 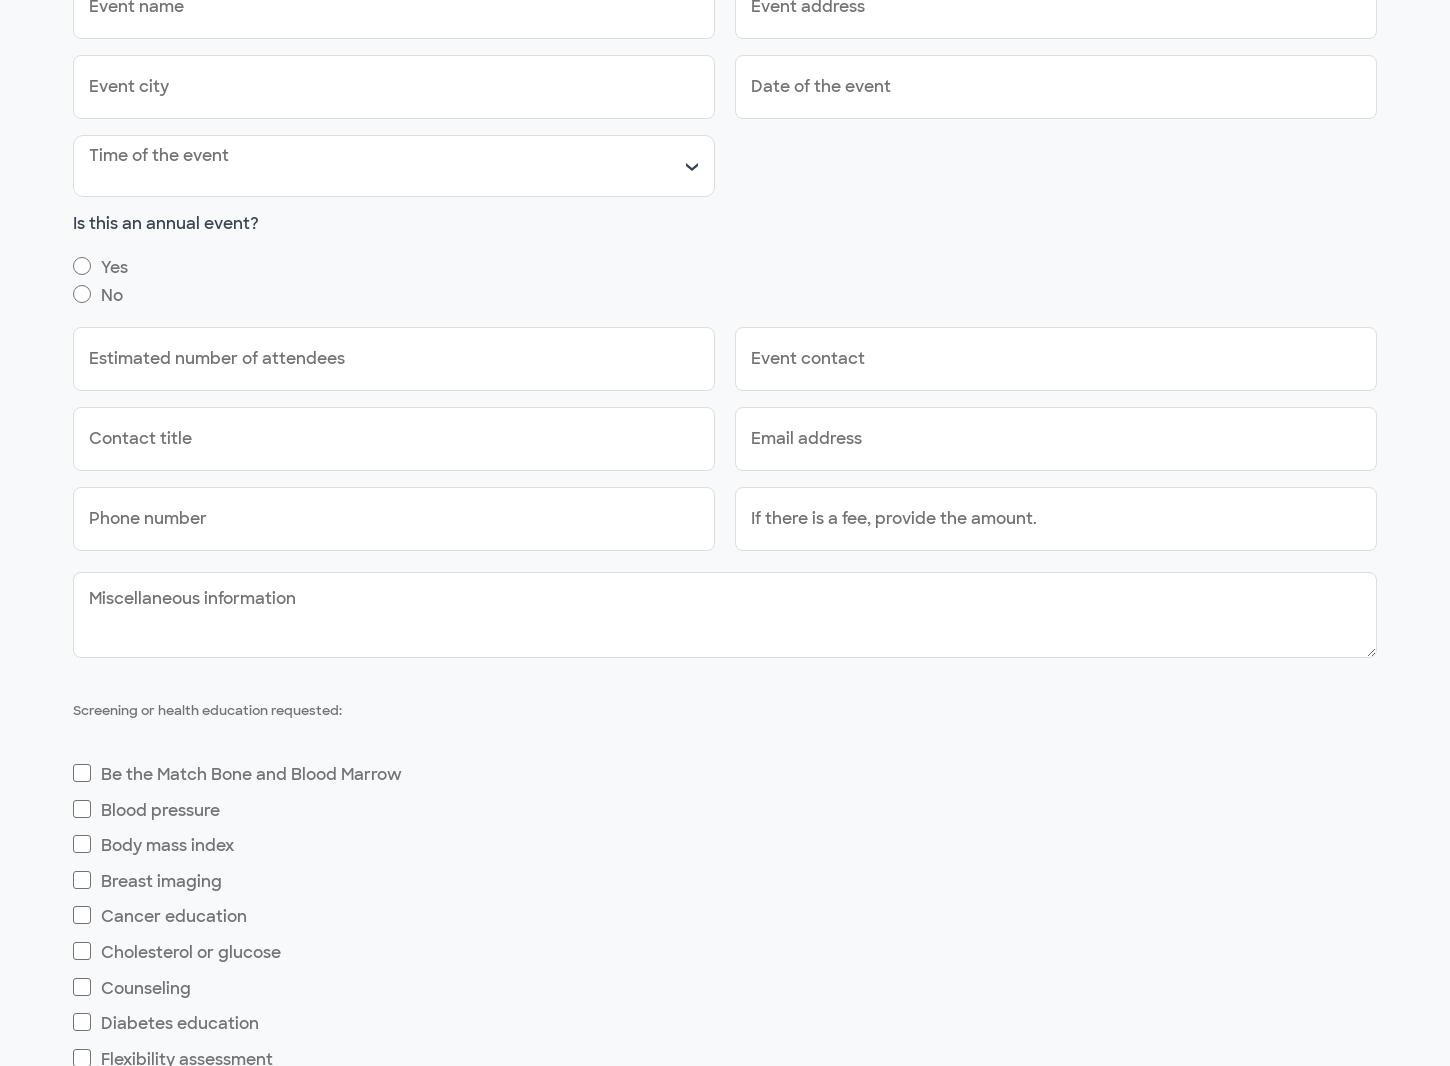 I want to click on 'Contact title', so click(x=139, y=438).